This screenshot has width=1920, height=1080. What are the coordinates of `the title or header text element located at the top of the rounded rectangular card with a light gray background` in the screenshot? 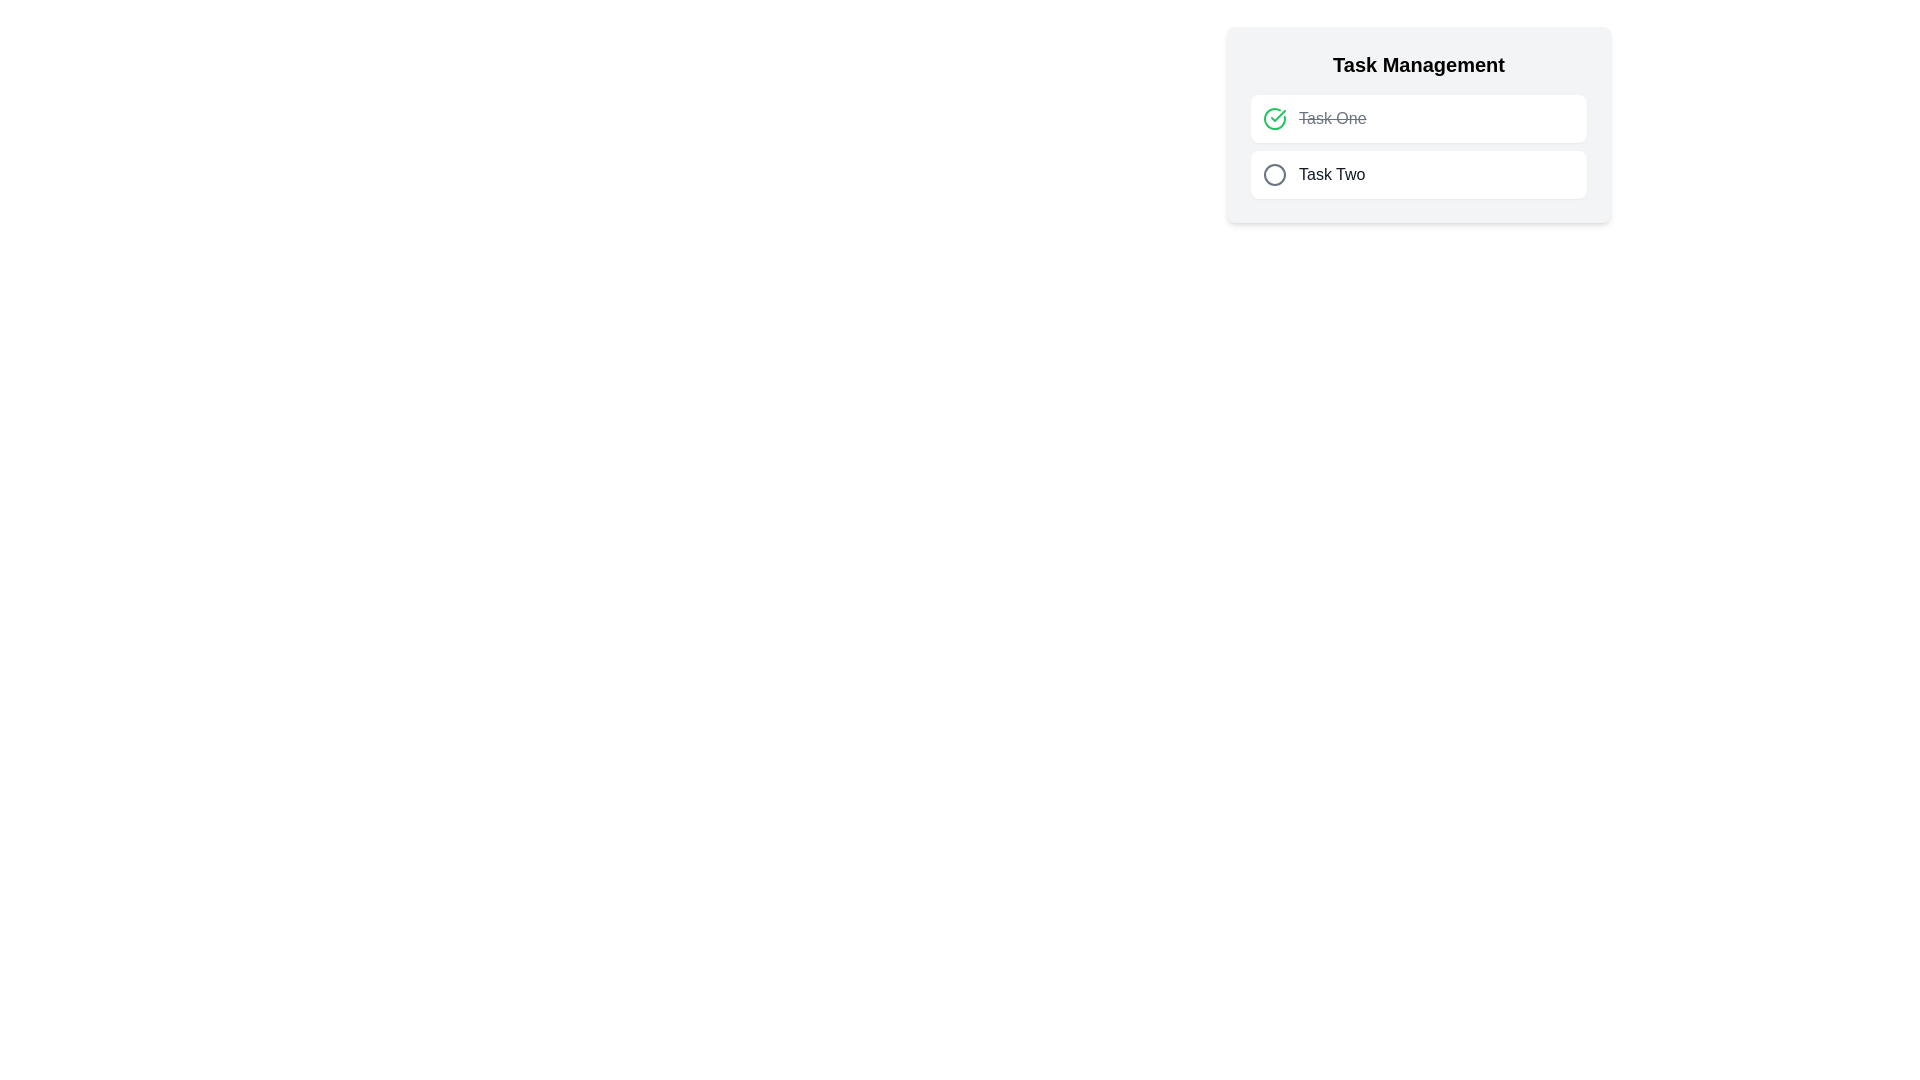 It's located at (1418, 64).